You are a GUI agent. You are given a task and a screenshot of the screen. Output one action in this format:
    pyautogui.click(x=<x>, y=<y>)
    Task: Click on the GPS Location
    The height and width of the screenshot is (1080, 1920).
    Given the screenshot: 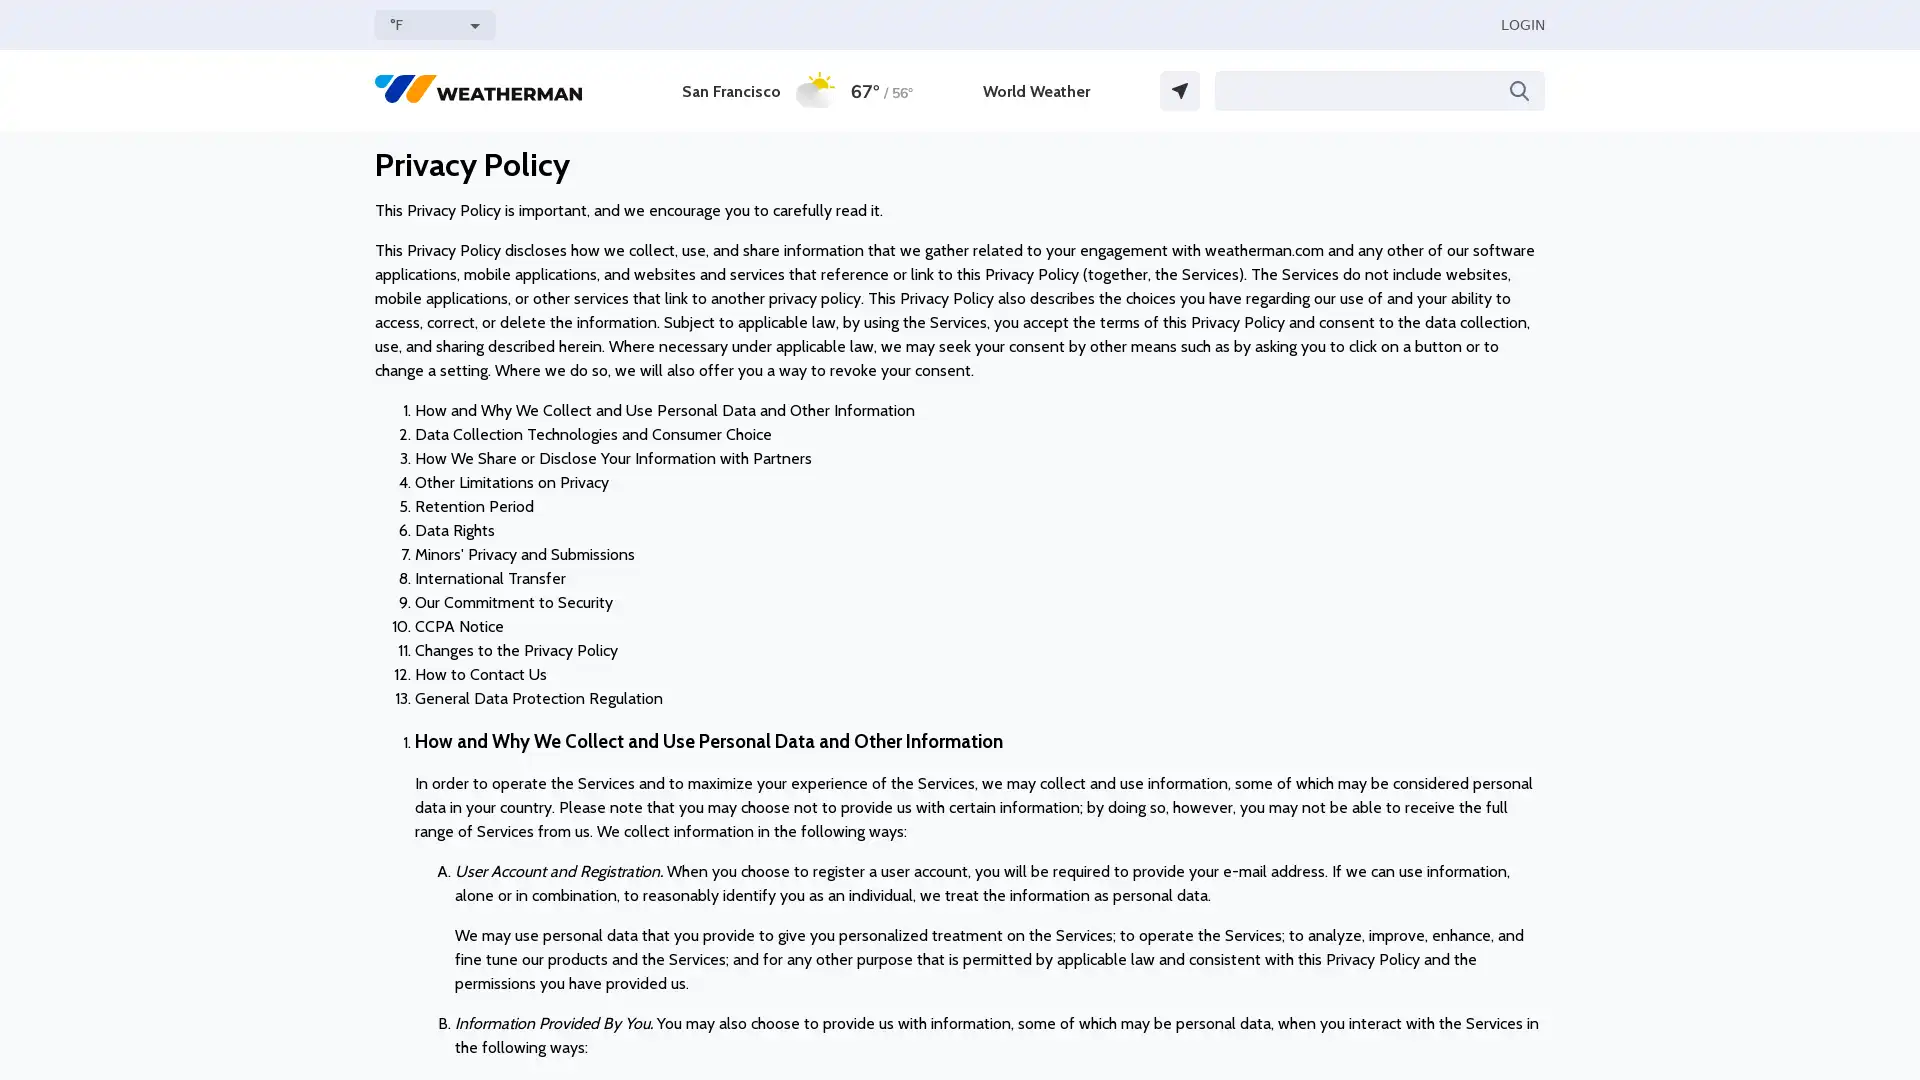 What is the action you would take?
    pyautogui.click(x=1180, y=91)
    